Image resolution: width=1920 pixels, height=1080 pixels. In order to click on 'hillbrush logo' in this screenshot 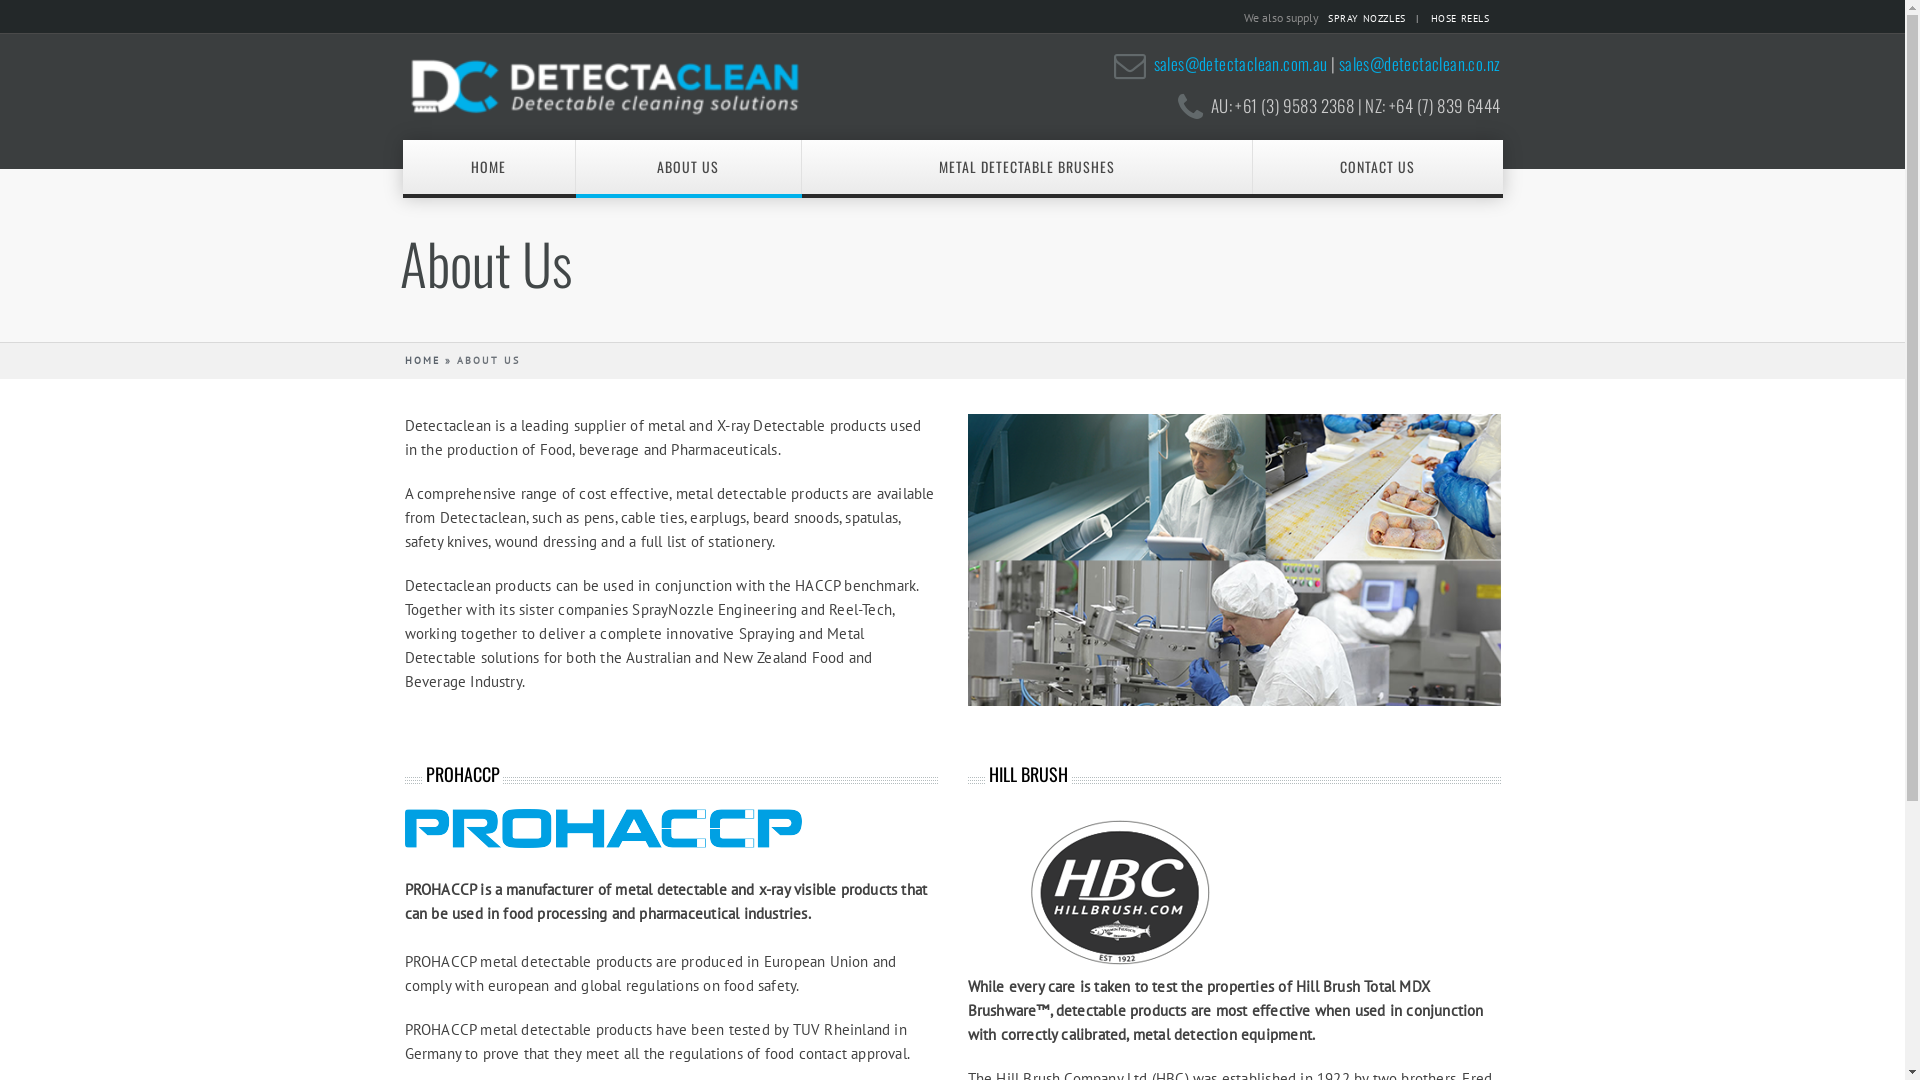, I will do `click(1118, 890)`.